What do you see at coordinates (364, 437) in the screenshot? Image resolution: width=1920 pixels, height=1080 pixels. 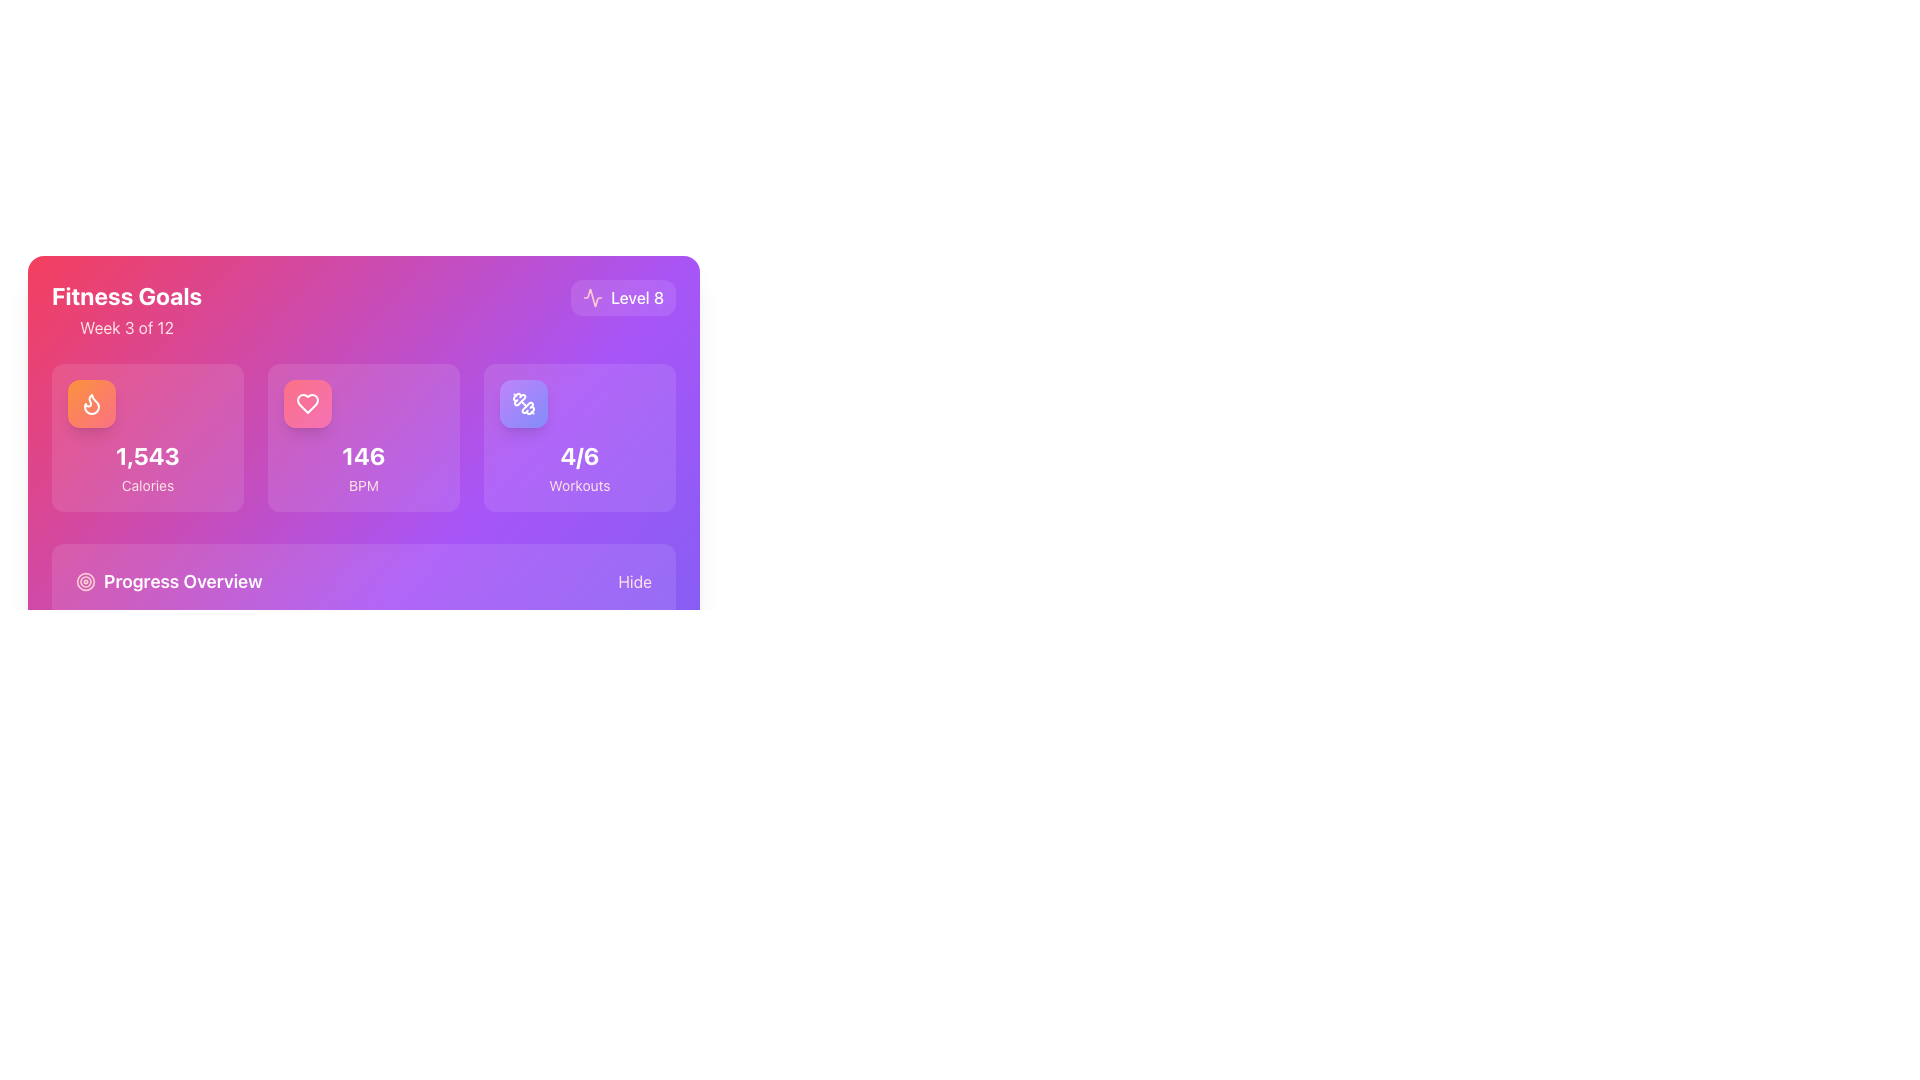 I see `the middle informational card with a pink gradient, heart icon, number '146', and designation 'BPM' within the grid layout of the 'Fitness Goals' section` at bounding box center [364, 437].